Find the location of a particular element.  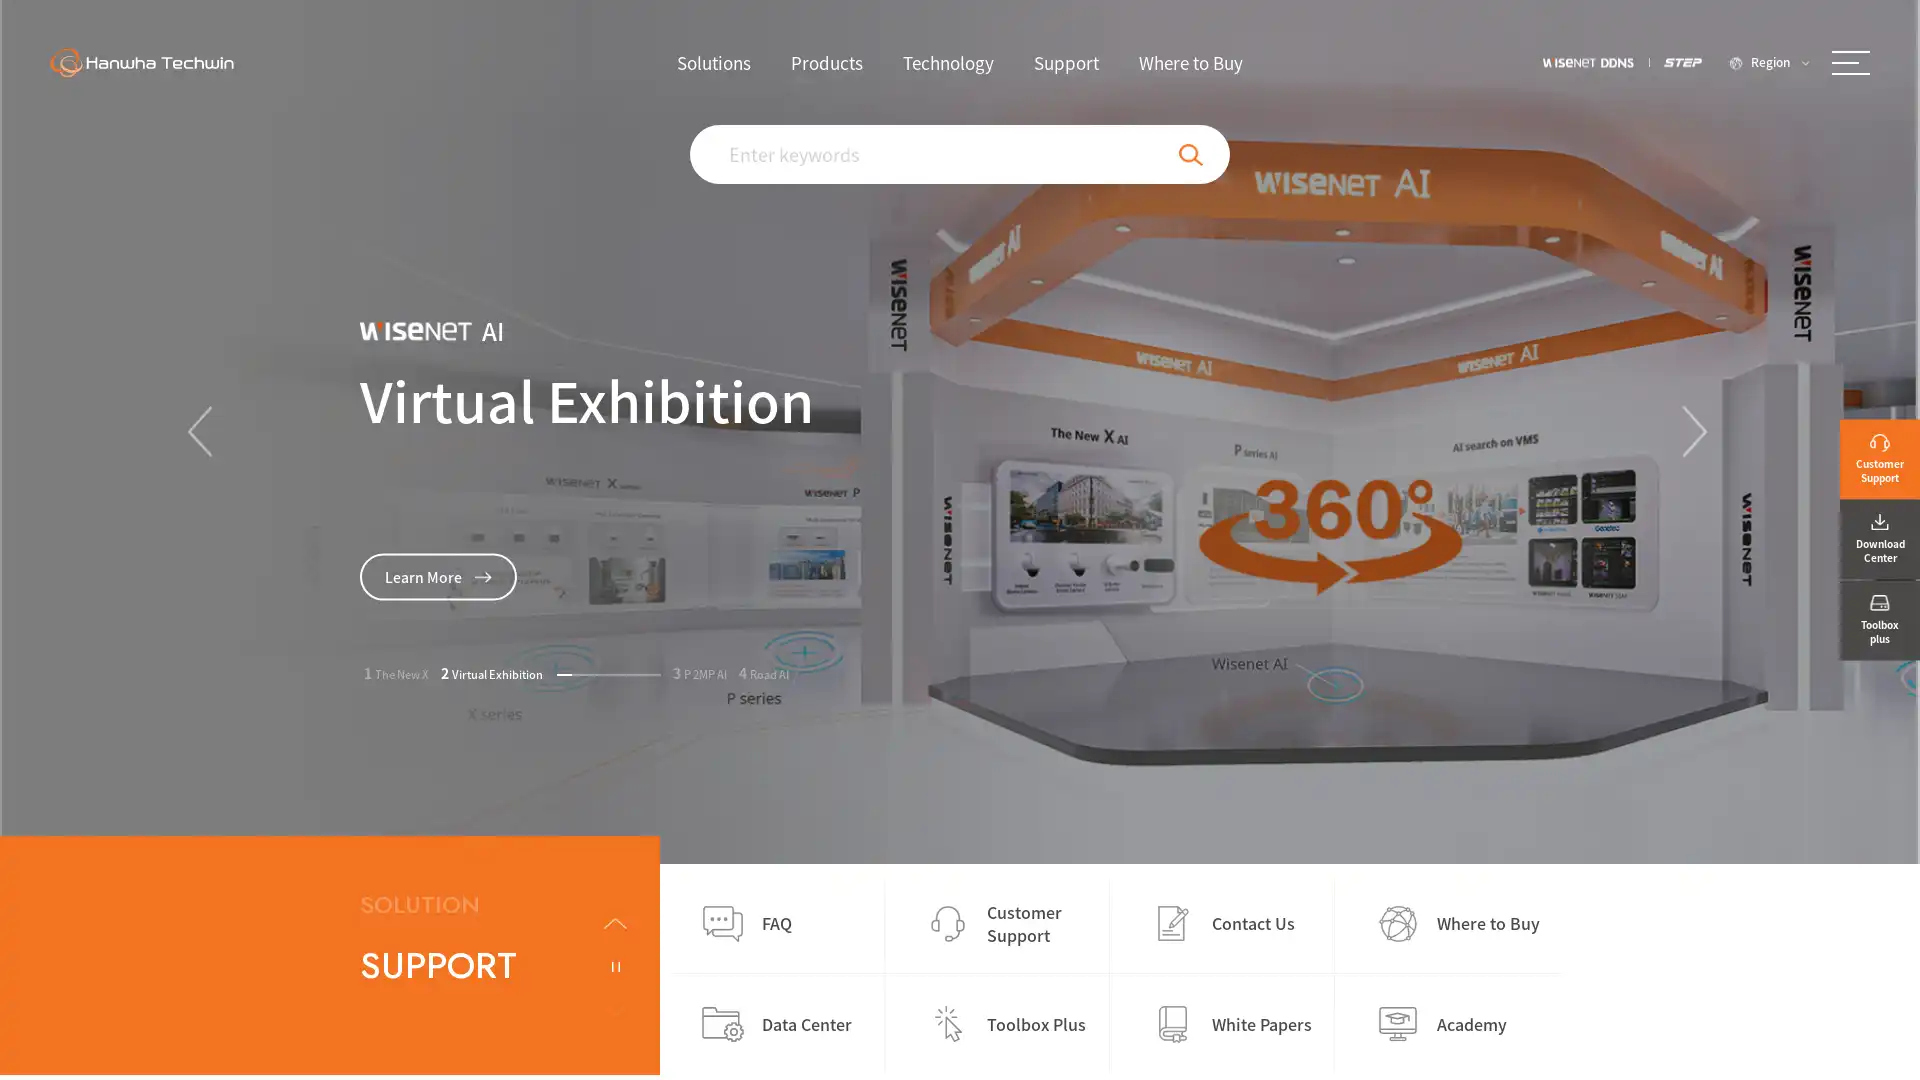

Next slide is located at coordinates (1693, 430).